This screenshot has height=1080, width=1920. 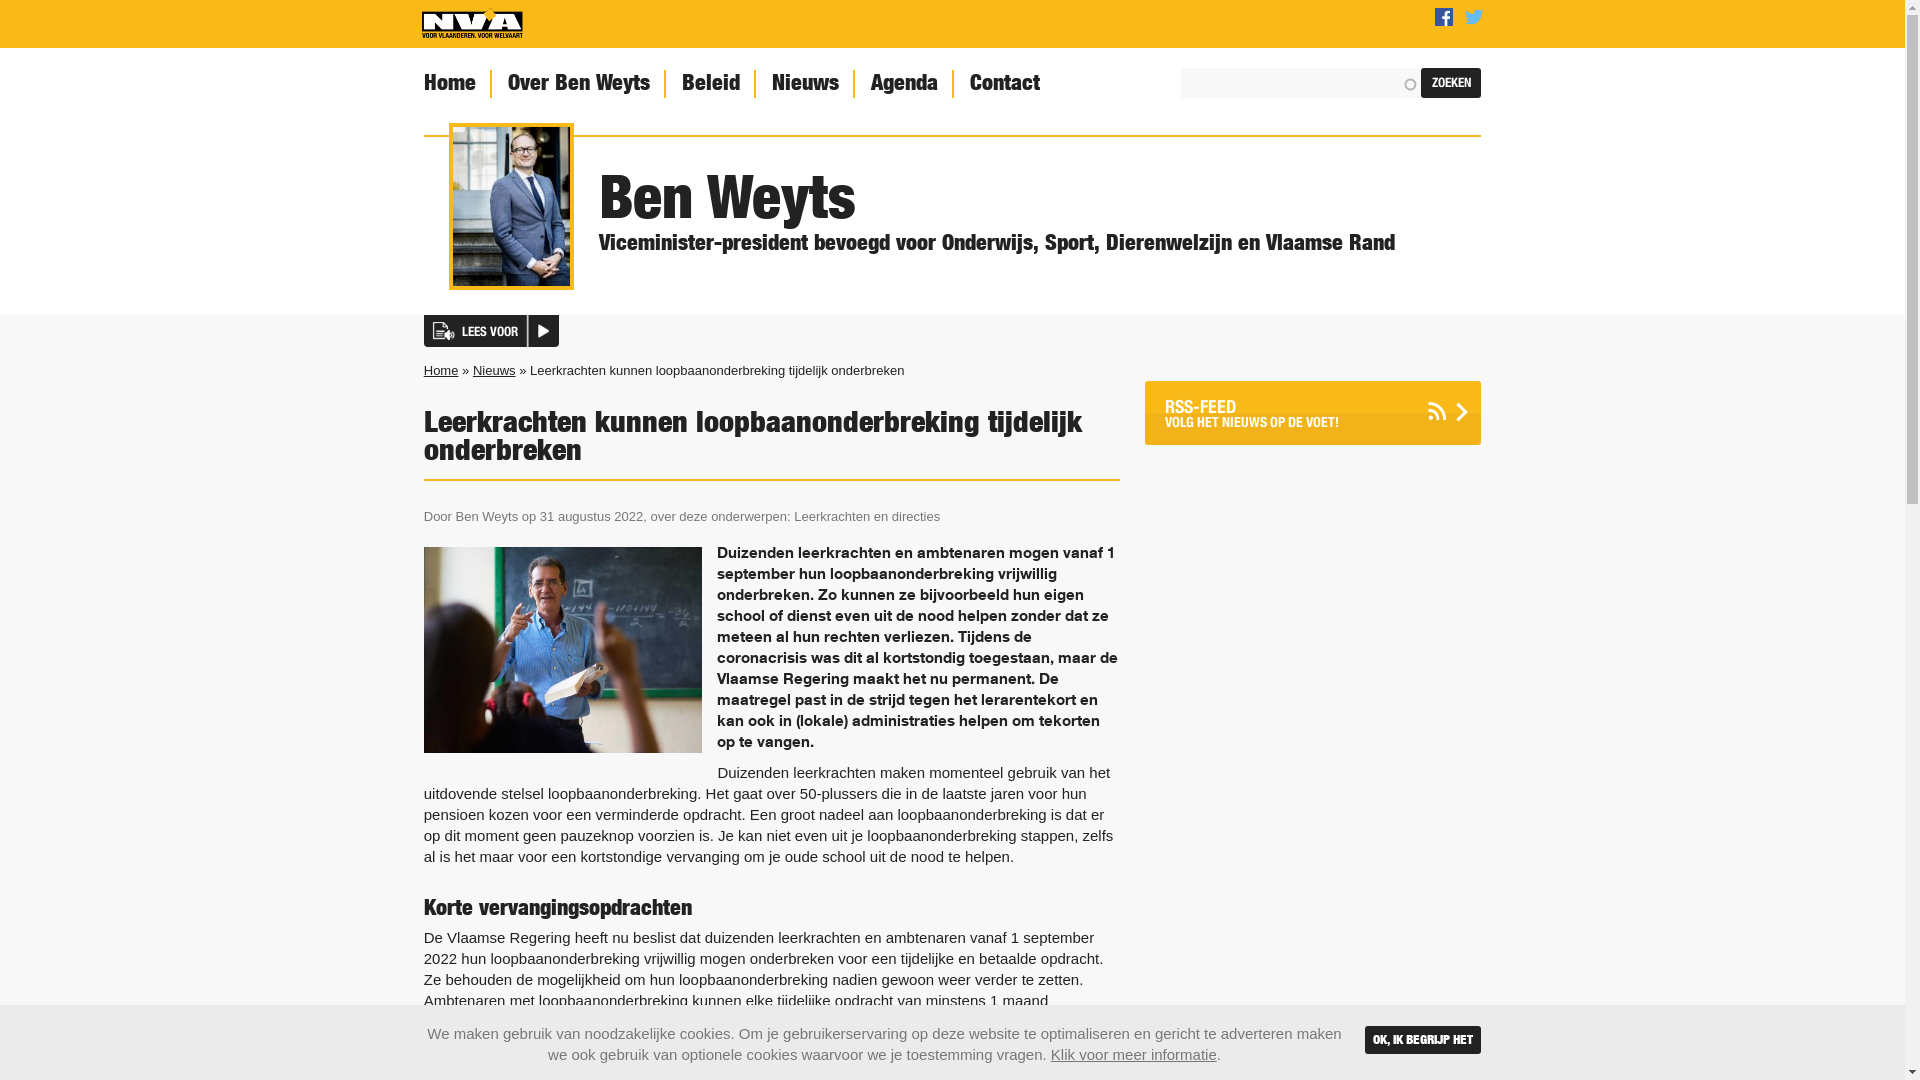 What do you see at coordinates (448, 83) in the screenshot?
I see `'Home'` at bounding box center [448, 83].